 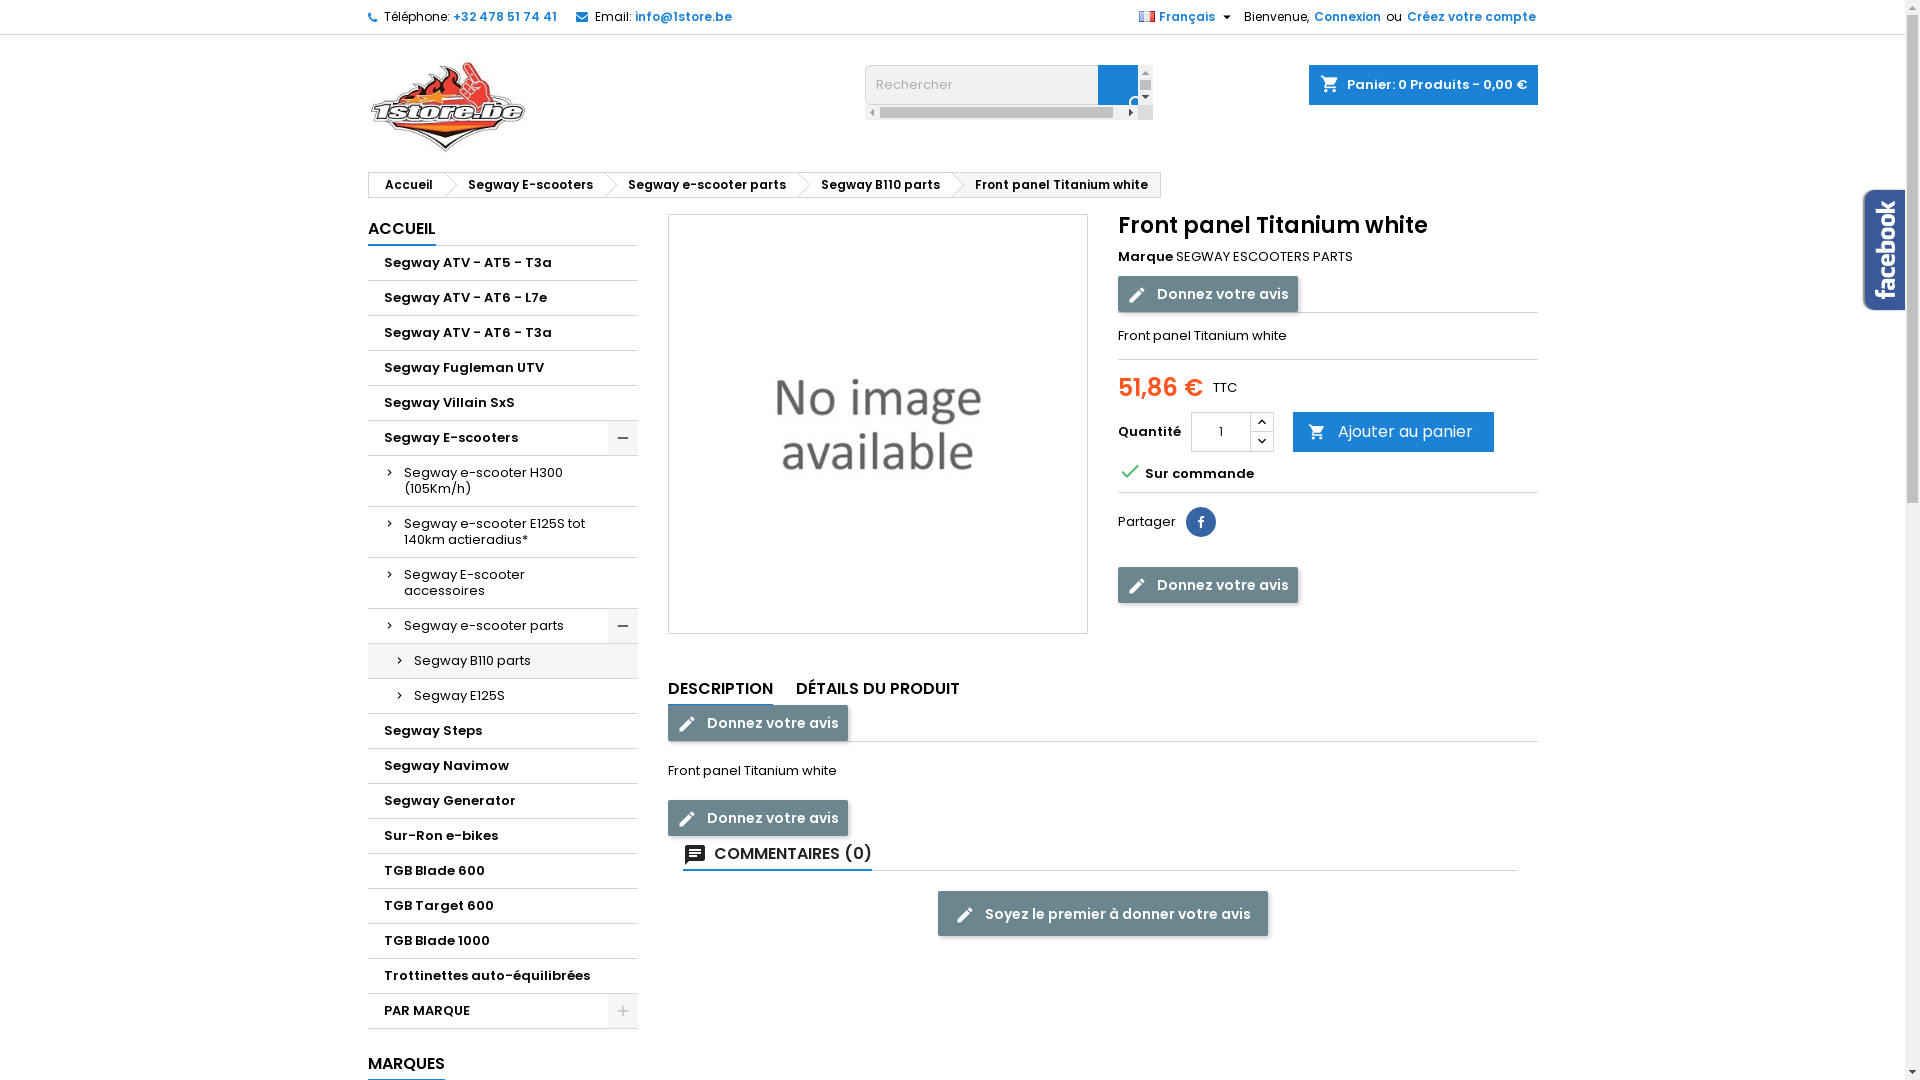 I want to click on 'Segway ATV - AT6 - T3a', so click(x=503, y=332).